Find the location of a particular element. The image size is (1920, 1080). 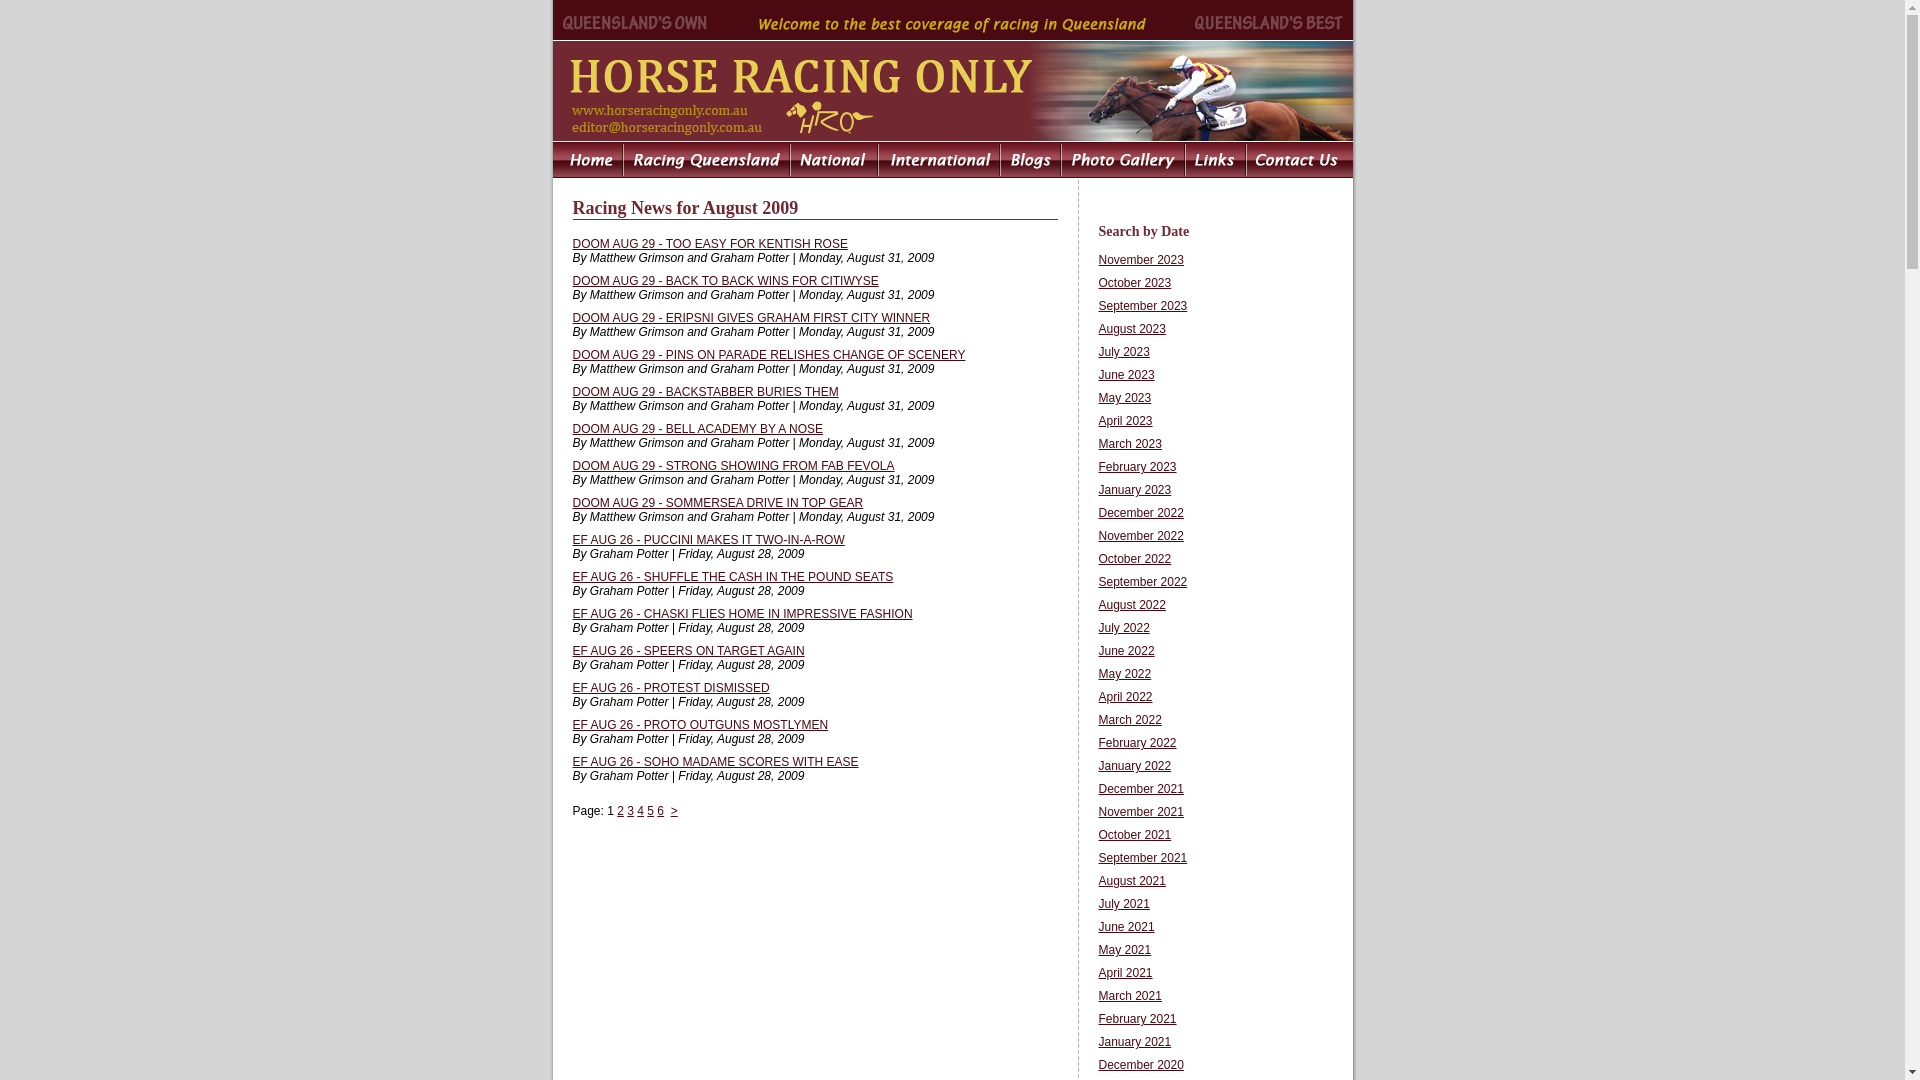

'September 2023' is located at coordinates (1142, 305).